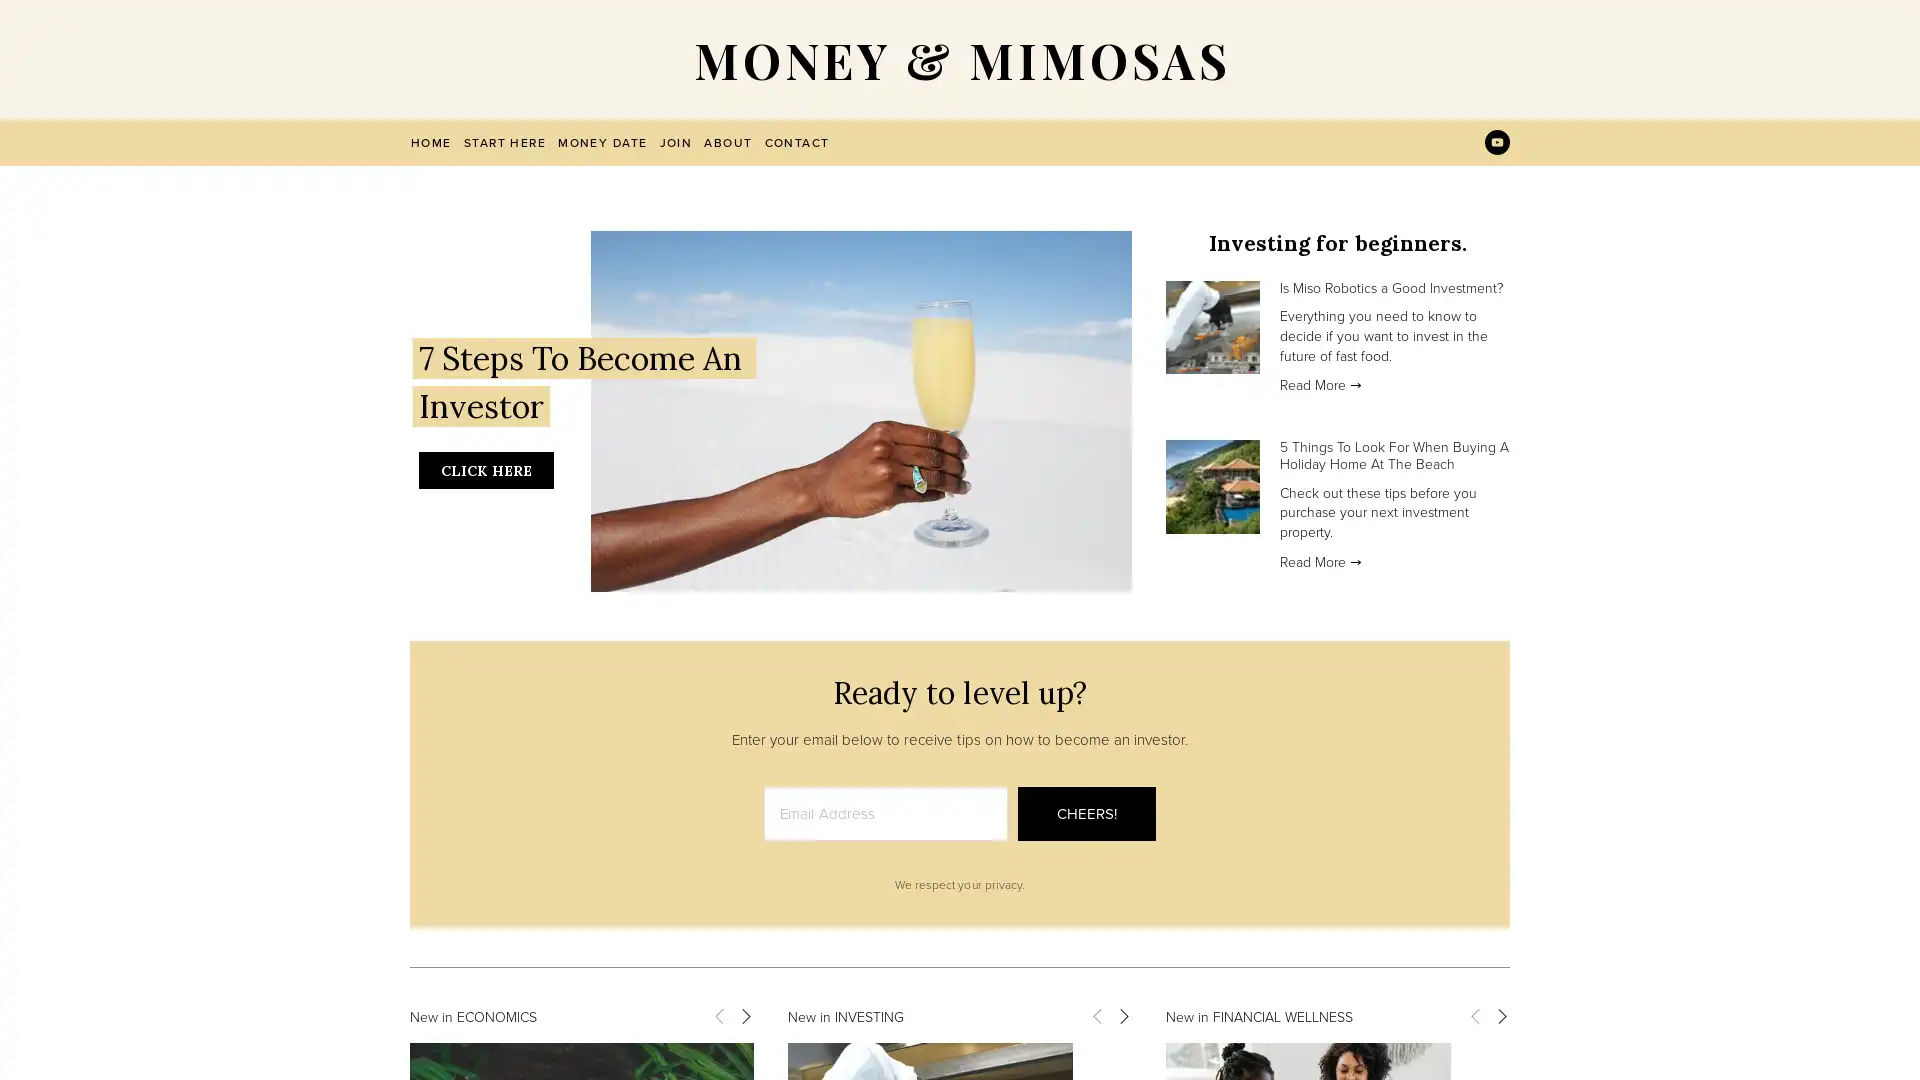  Describe the element at coordinates (719, 1014) in the screenshot. I see `Previous` at that location.